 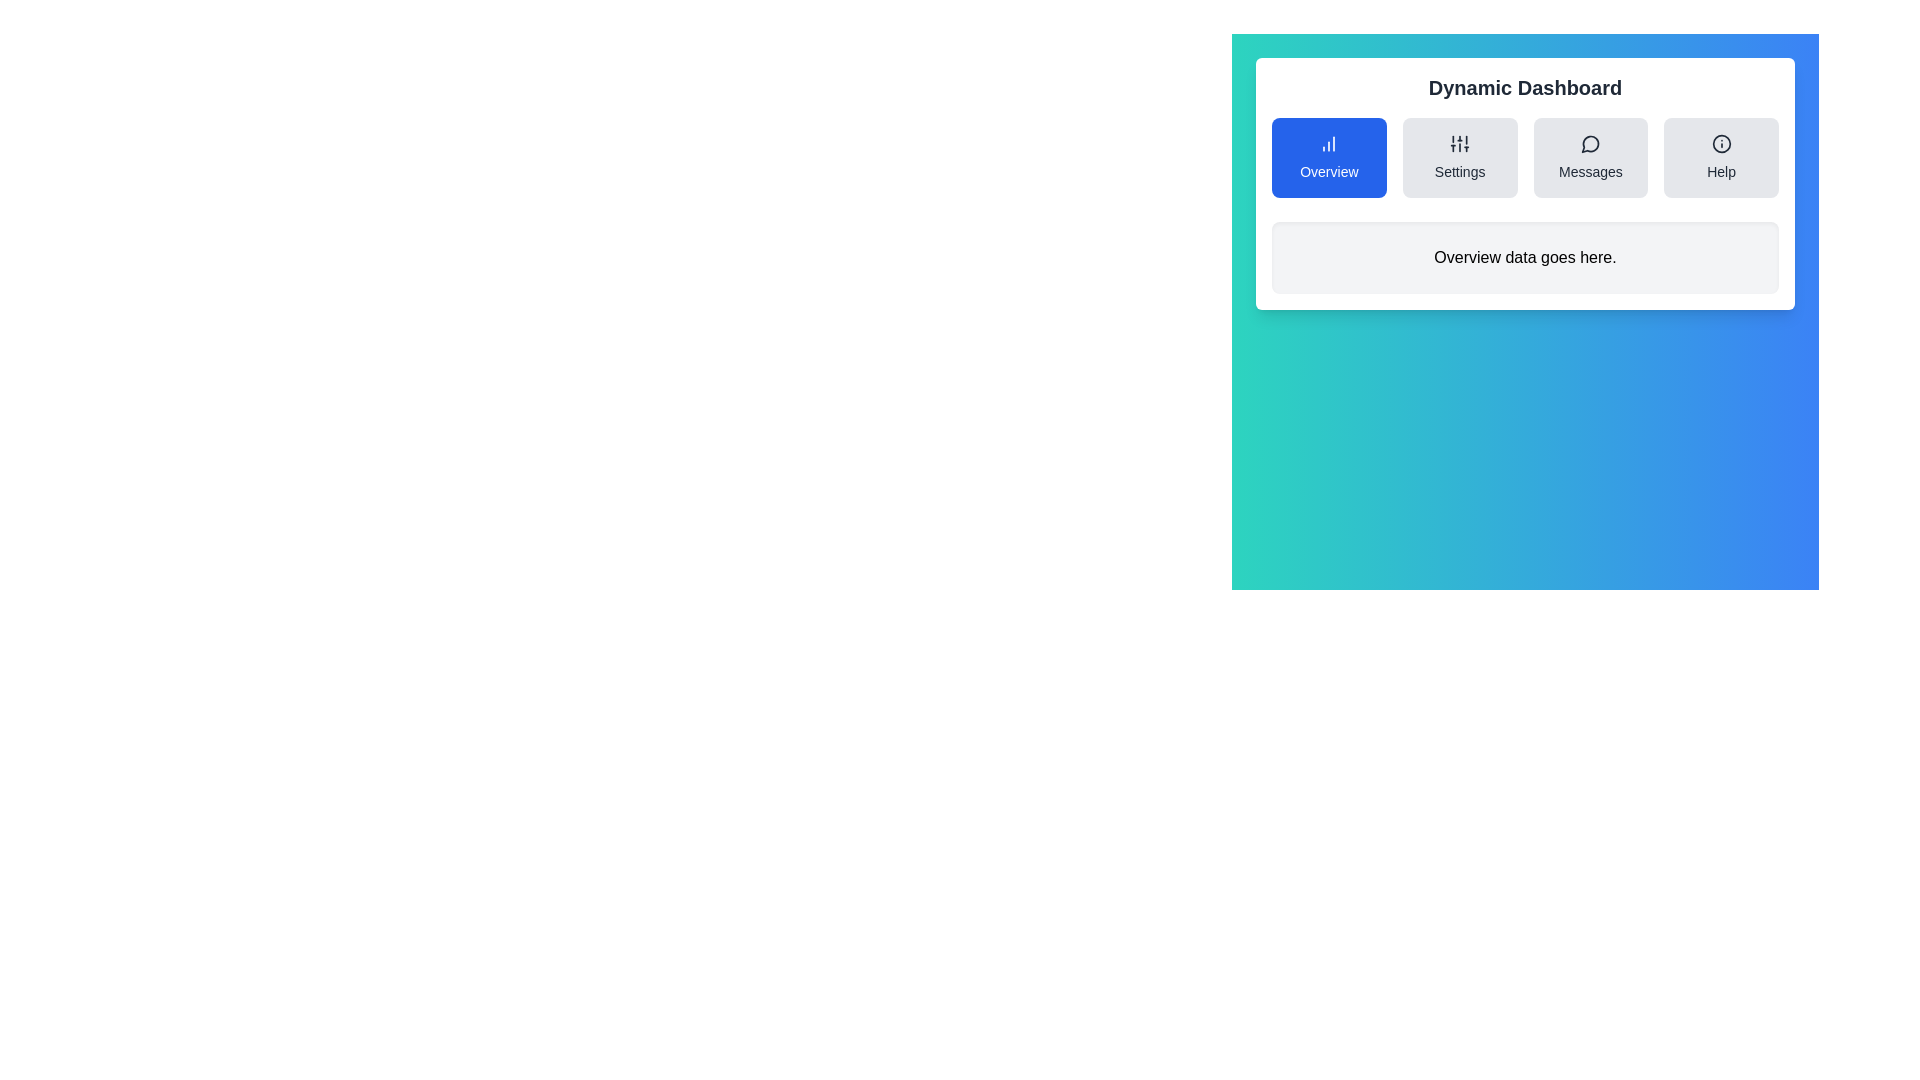 What do you see at coordinates (1524, 257) in the screenshot?
I see `the text element displaying 'Overview data goes here.' which is located beneath the 'Overview' button in the 'Dynamic Dashboard' interface` at bounding box center [1524, 257].